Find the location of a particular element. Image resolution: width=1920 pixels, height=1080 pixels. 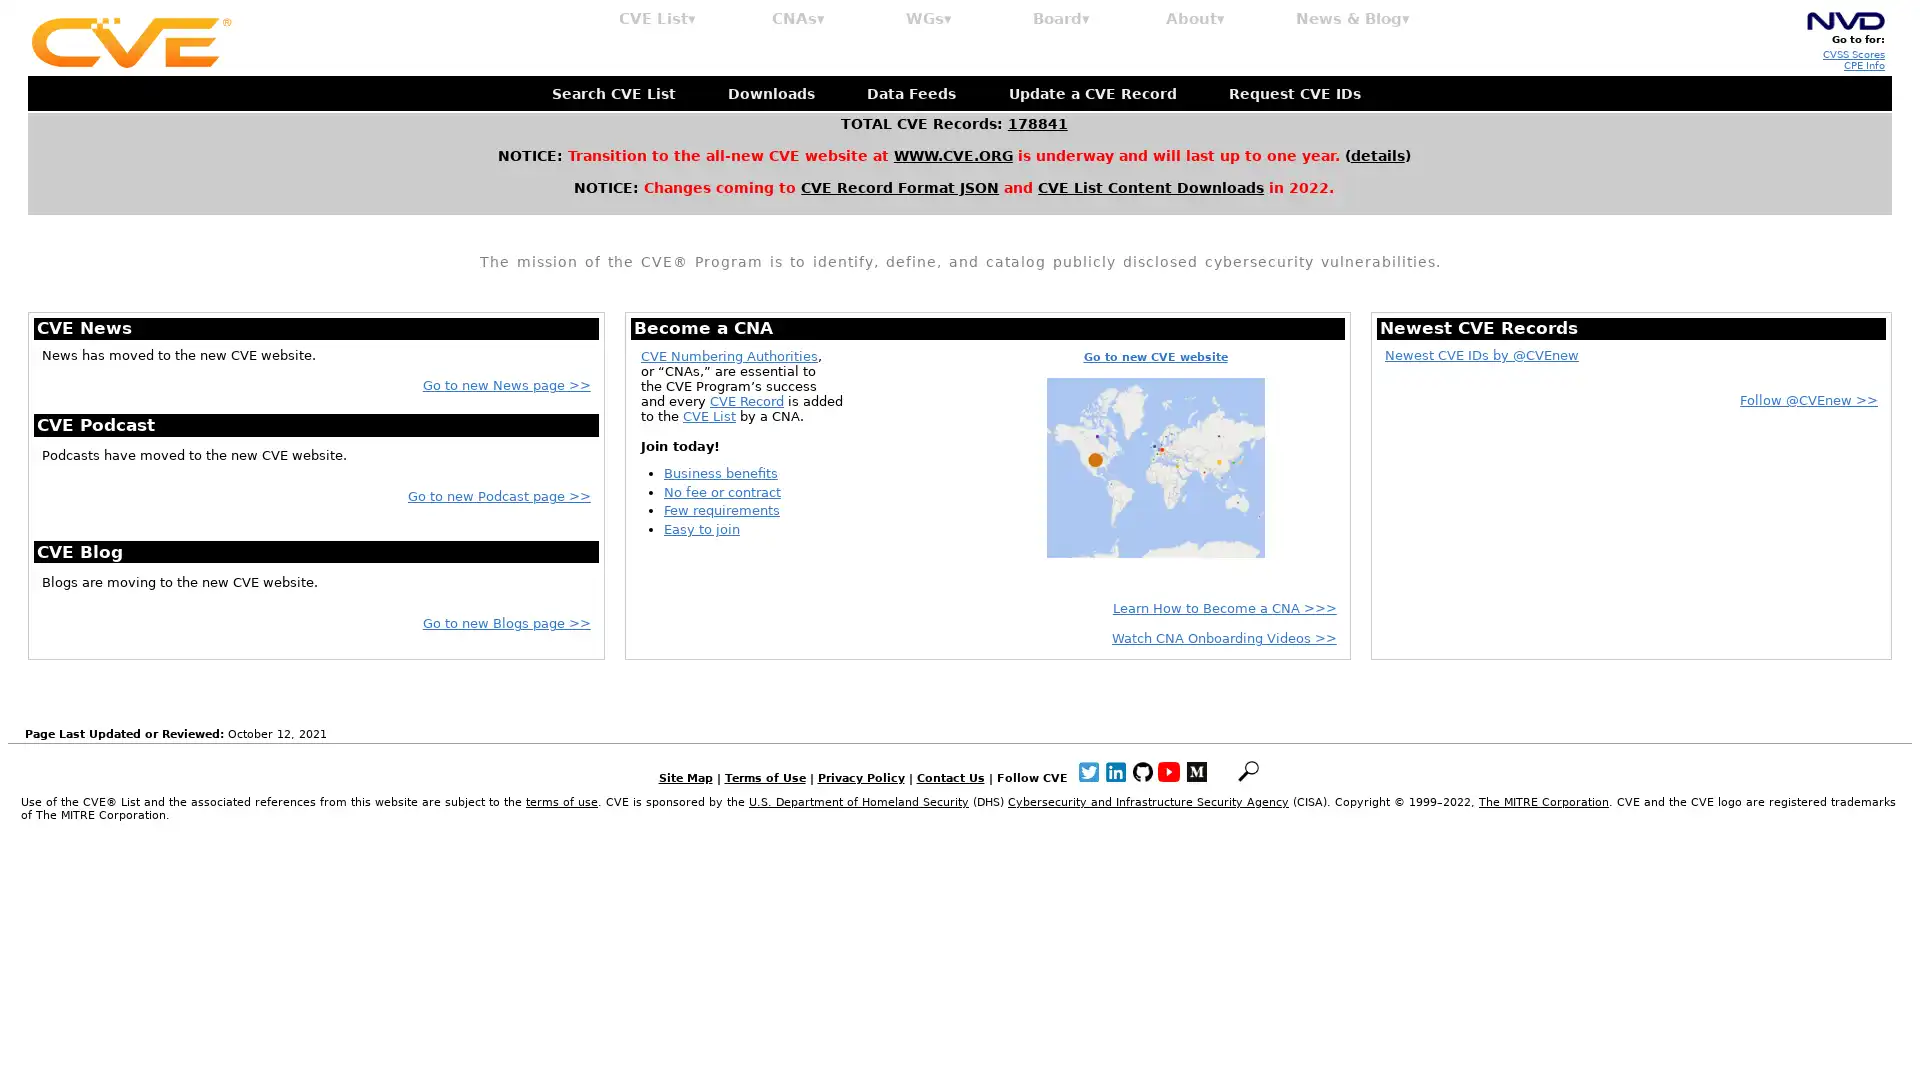

News & Blog is located at coordinates (1353, 19).